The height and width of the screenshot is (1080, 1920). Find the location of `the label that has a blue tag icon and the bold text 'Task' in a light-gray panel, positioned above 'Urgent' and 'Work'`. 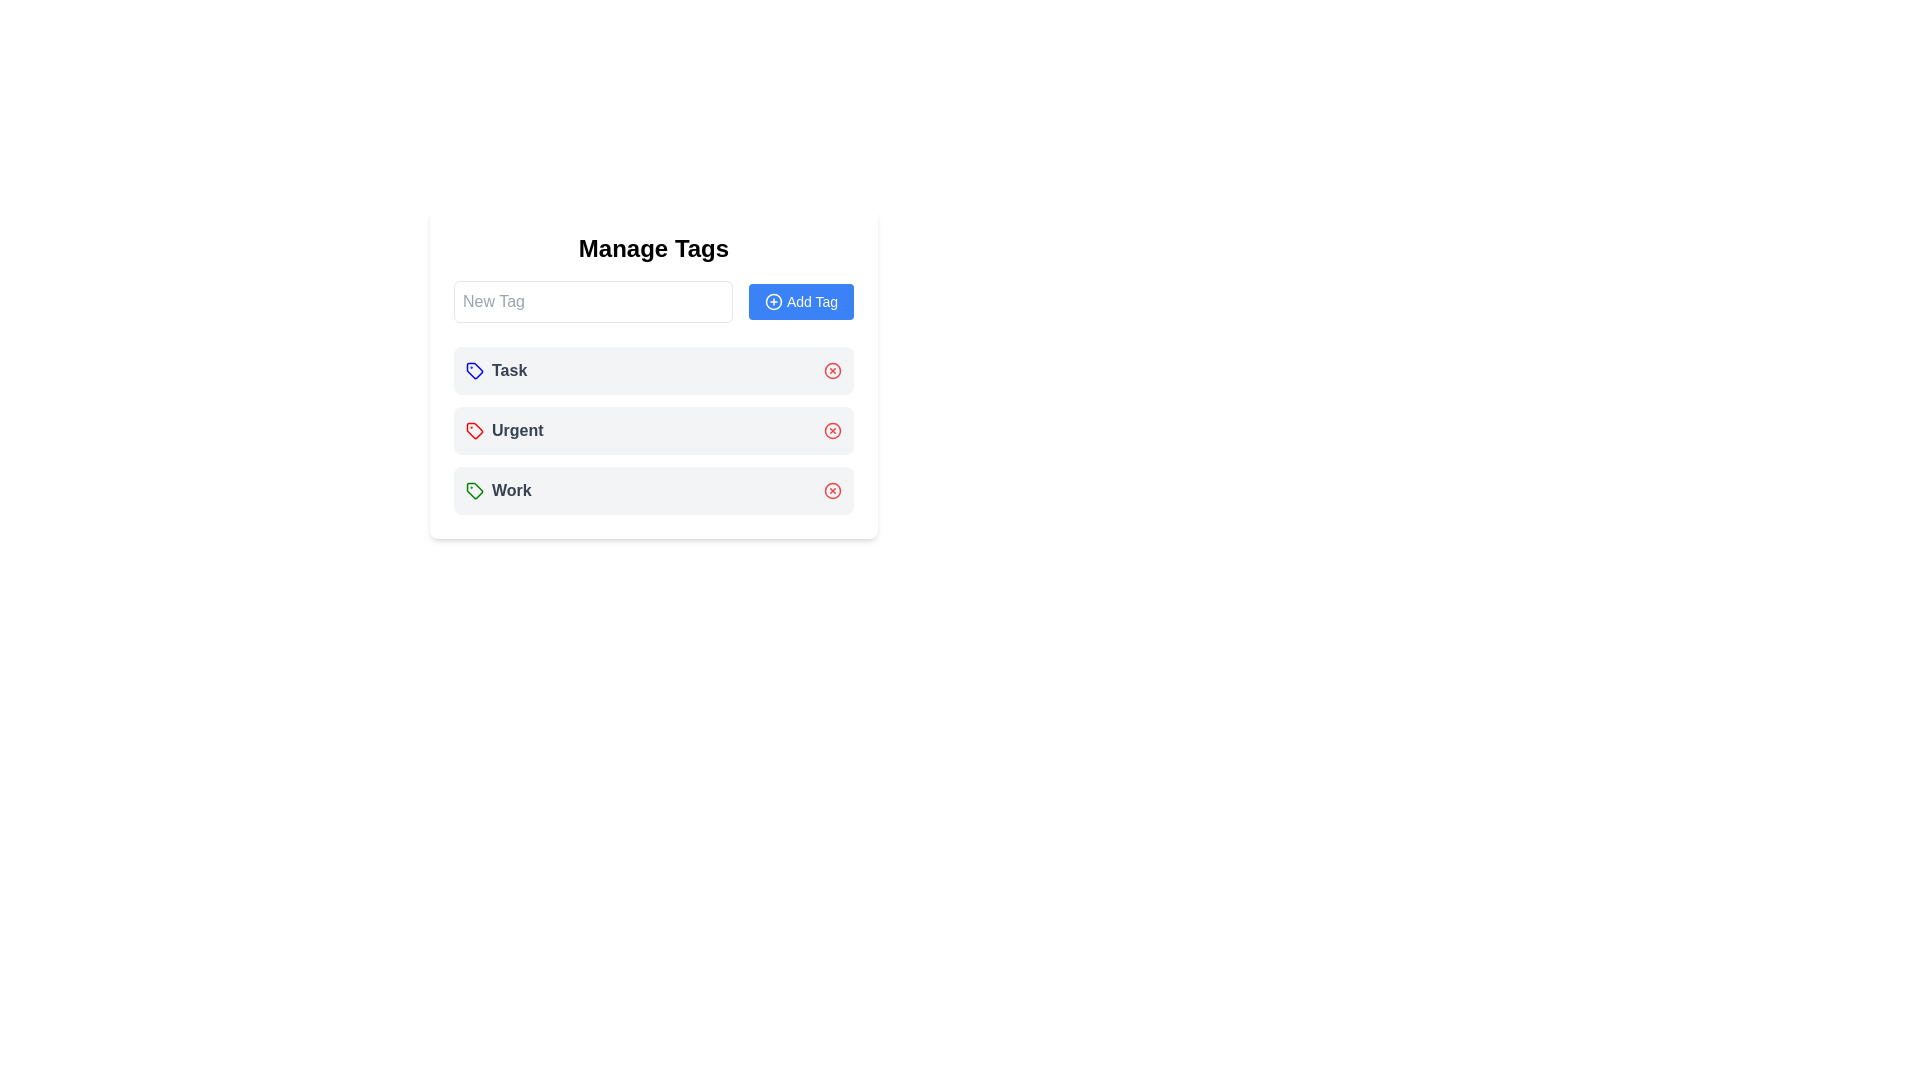

the label that has a blue tag icon and the bold text 'Task' in a light-gray panel, positioned above 'Urgent' and 'Work' is located at coordinates (496, 370).